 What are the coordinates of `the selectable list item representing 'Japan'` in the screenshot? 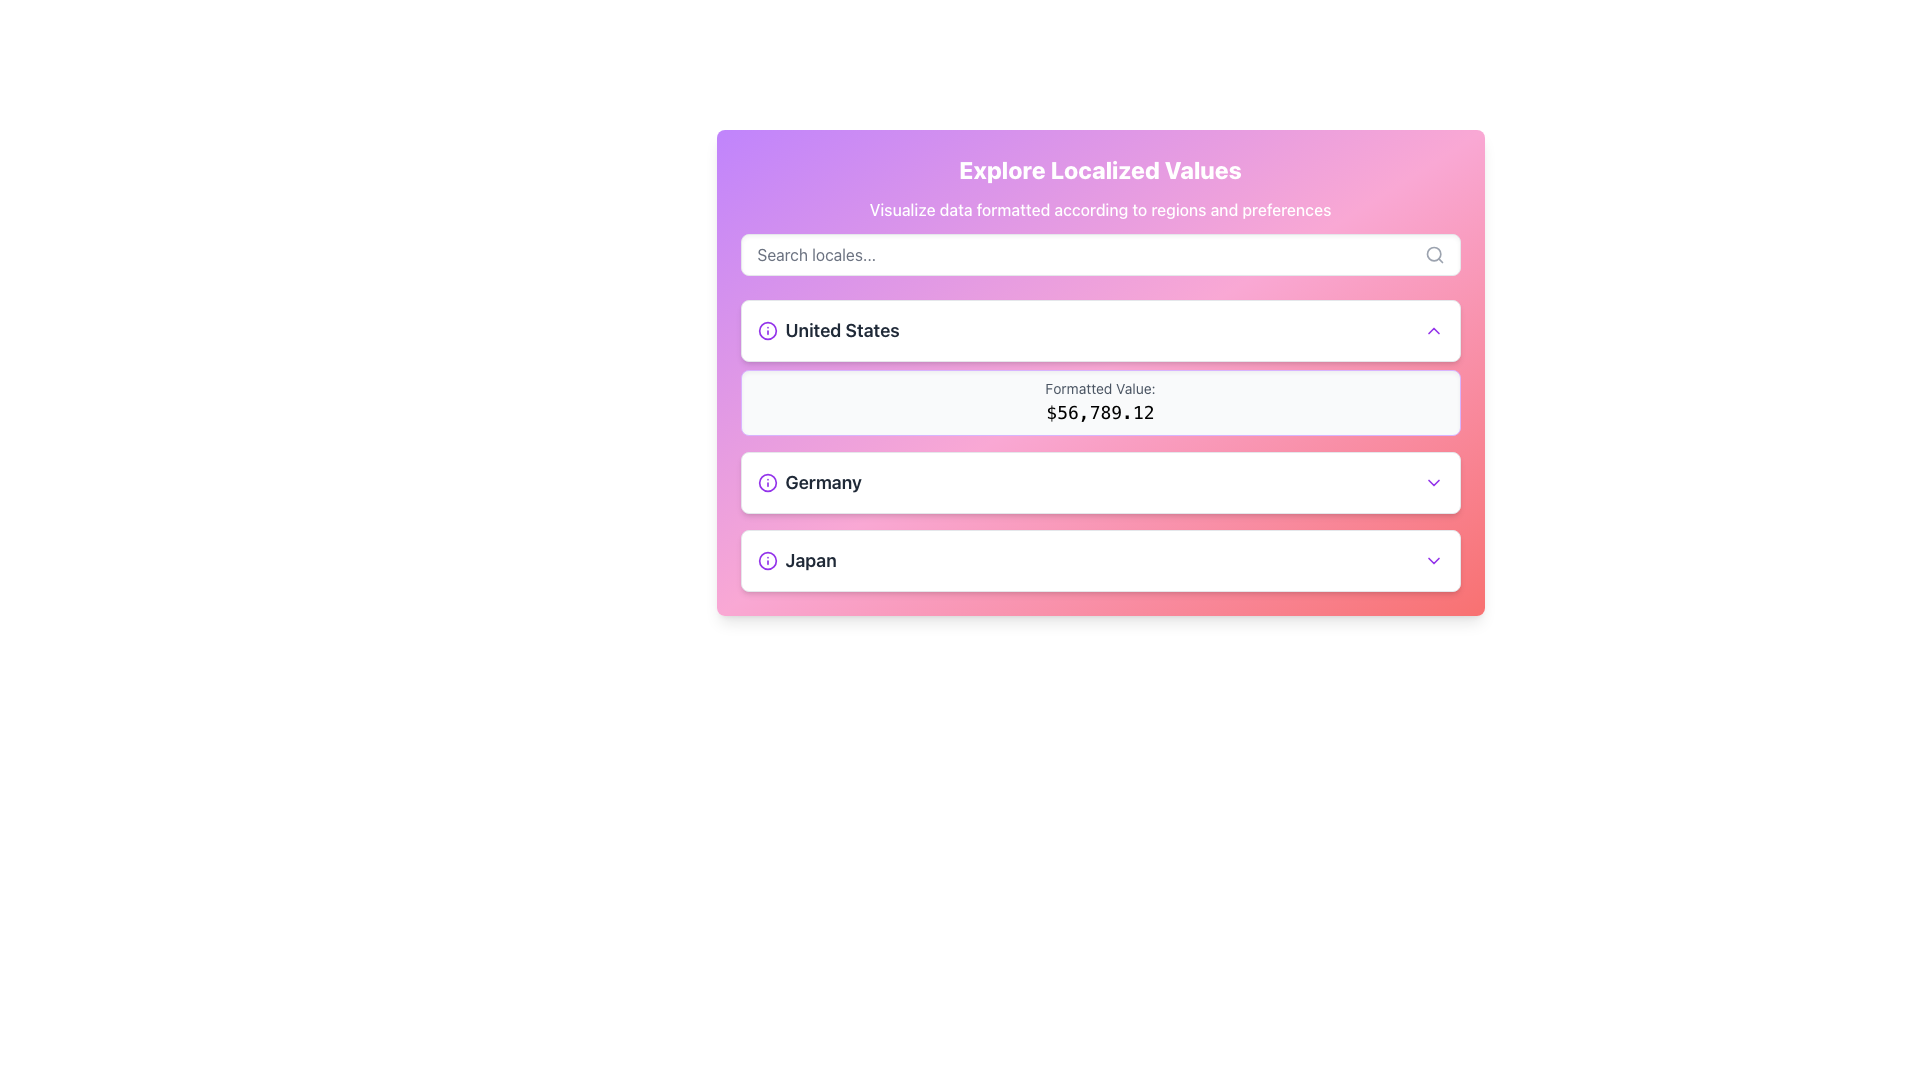 It's located at (1099, 560).